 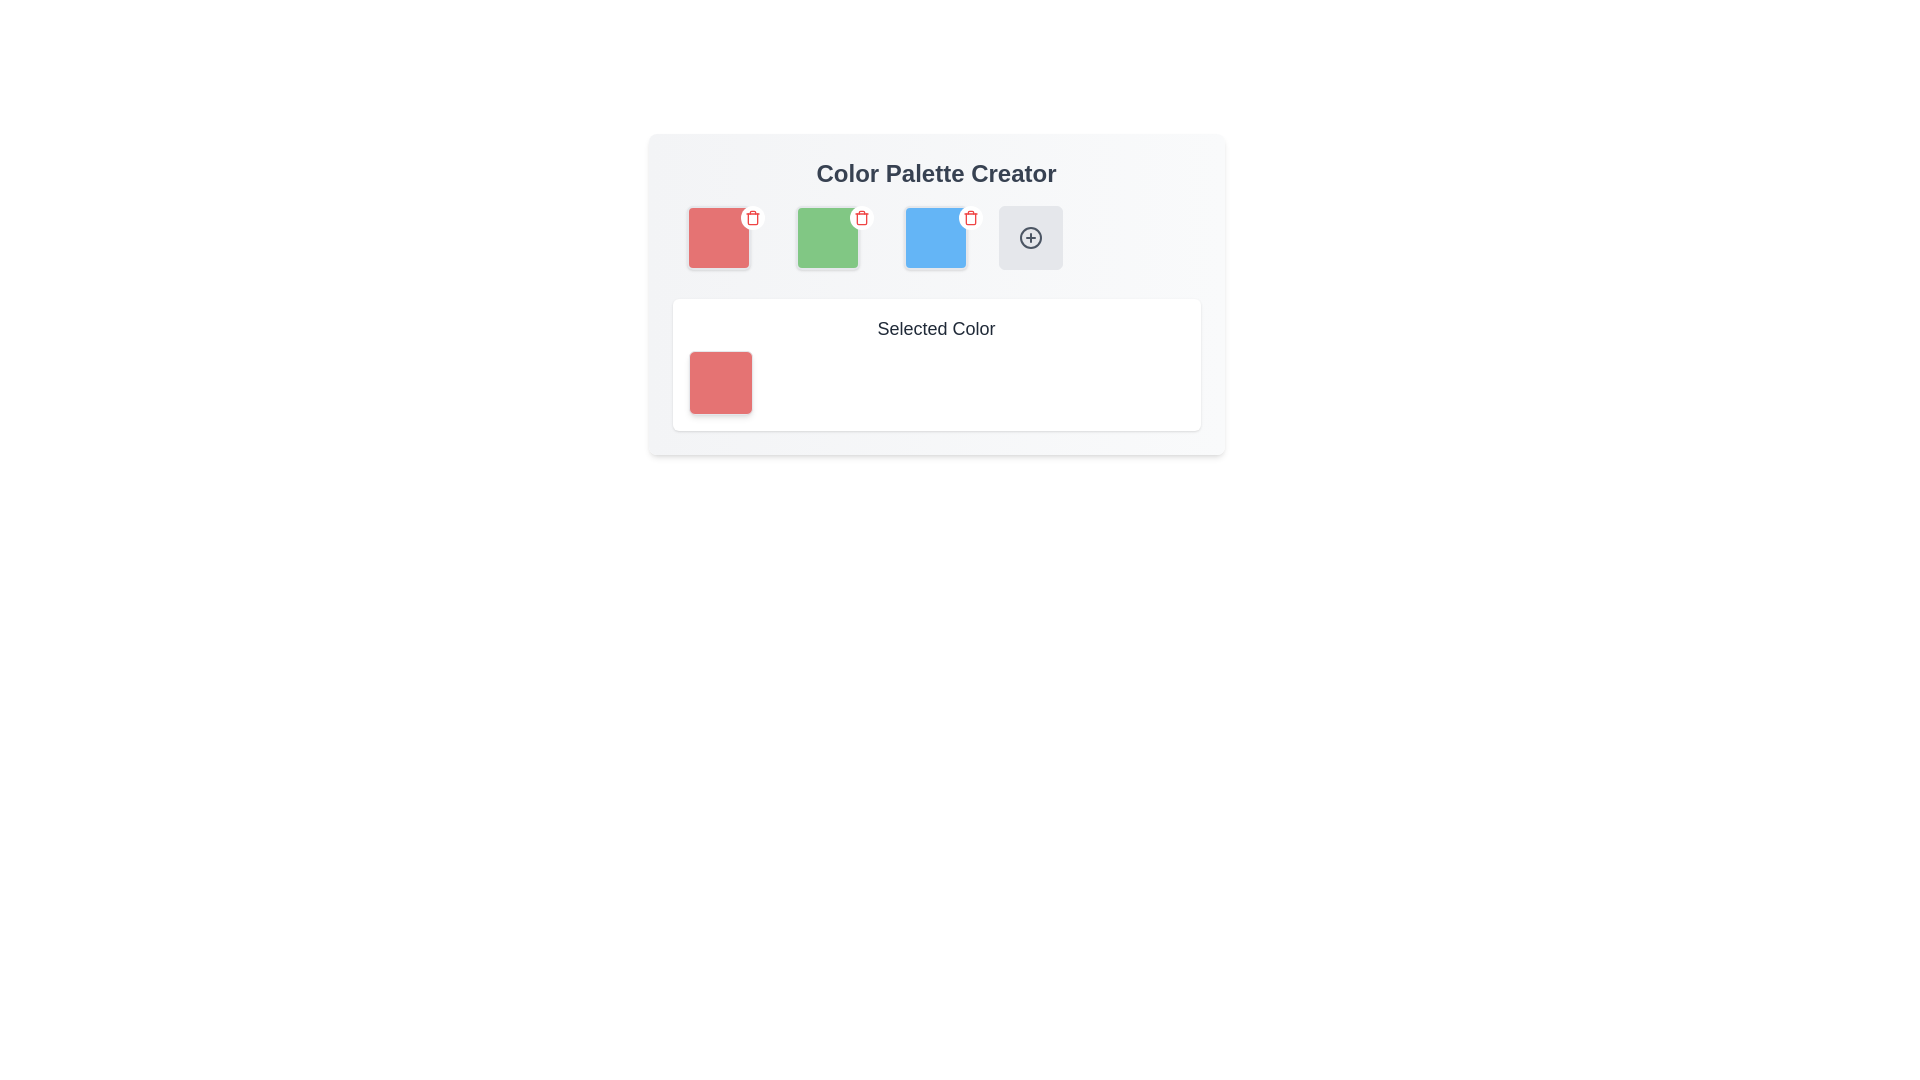 What do you see at coordinates (970, 218) in the screenshot?
I see `the Trash Can icon located at the top-right corner of the blue color square in the color palette section` at bounding box center [970, 218].